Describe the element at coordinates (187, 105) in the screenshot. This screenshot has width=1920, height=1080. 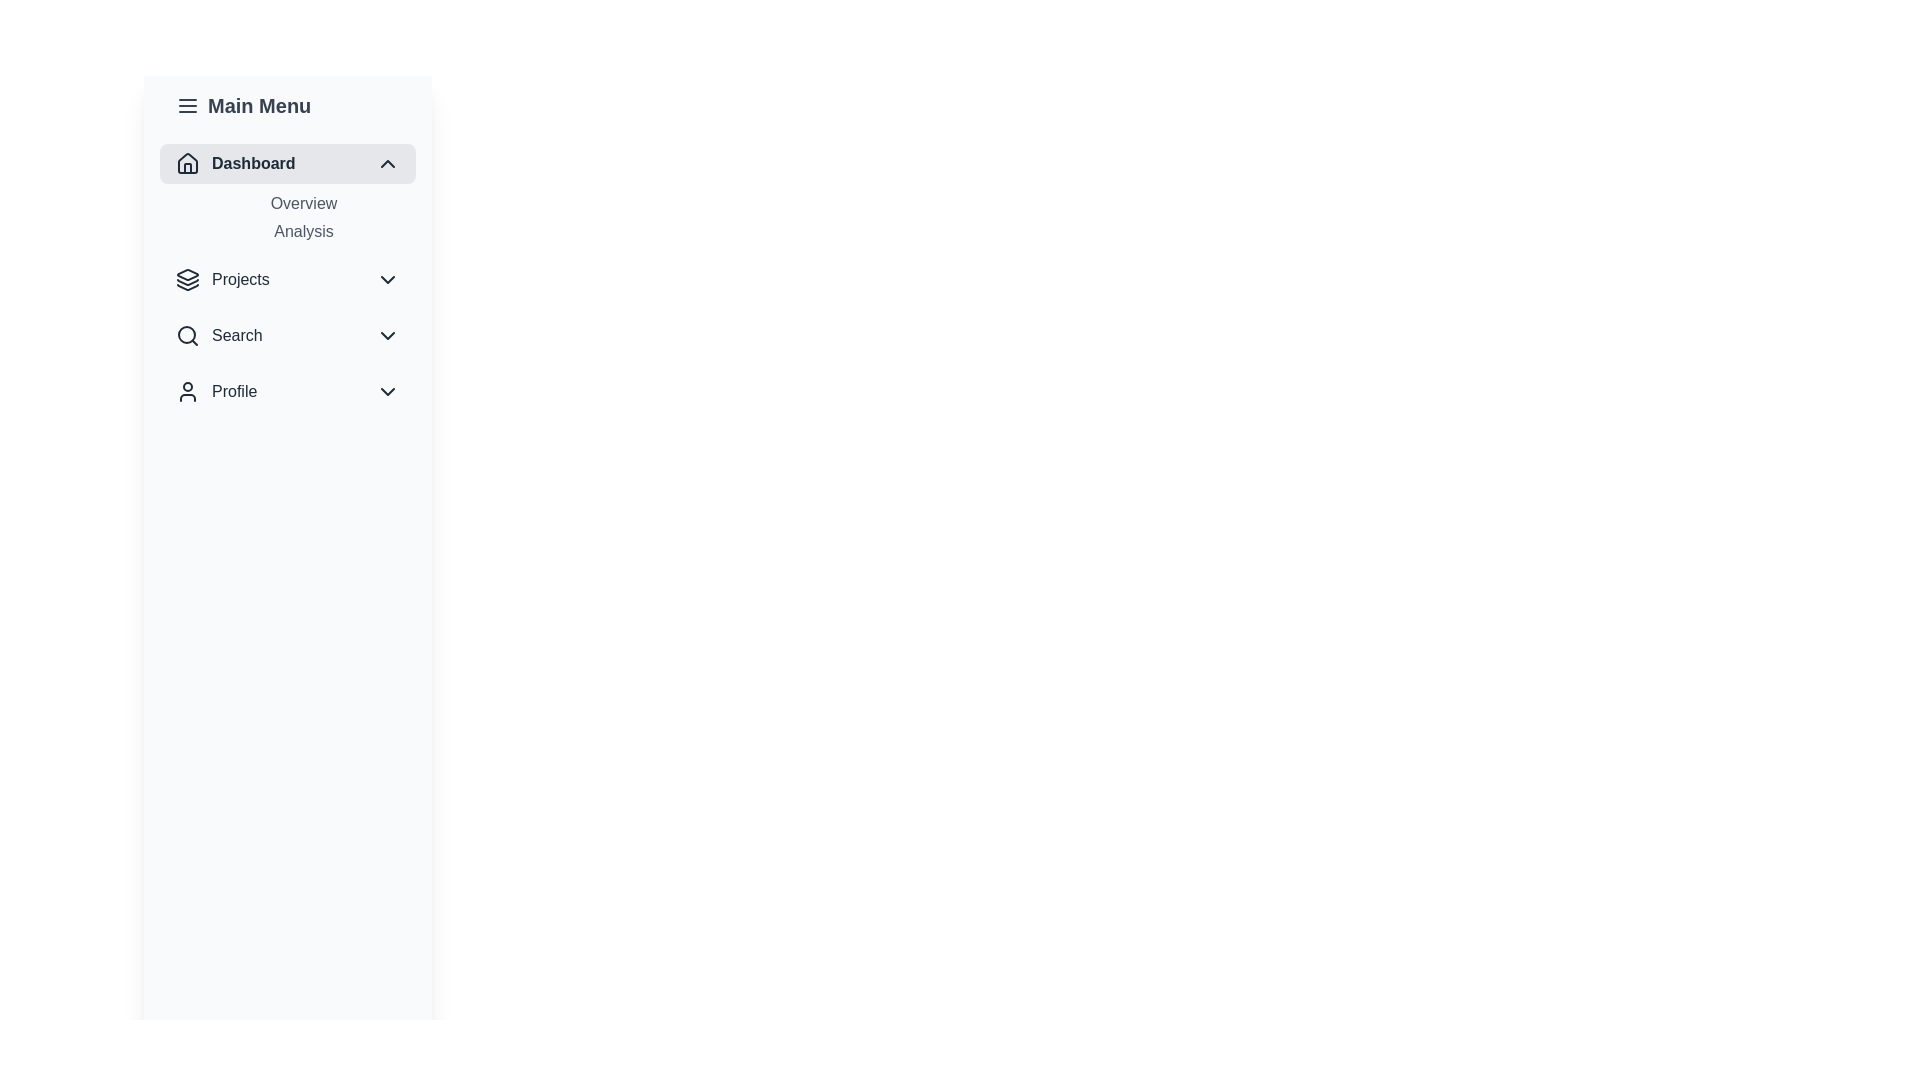
I see `the menu toggle icon located at the top of the sidebar, to the left of the 'Main Menu' heading, for potential tooltip display` at that location.